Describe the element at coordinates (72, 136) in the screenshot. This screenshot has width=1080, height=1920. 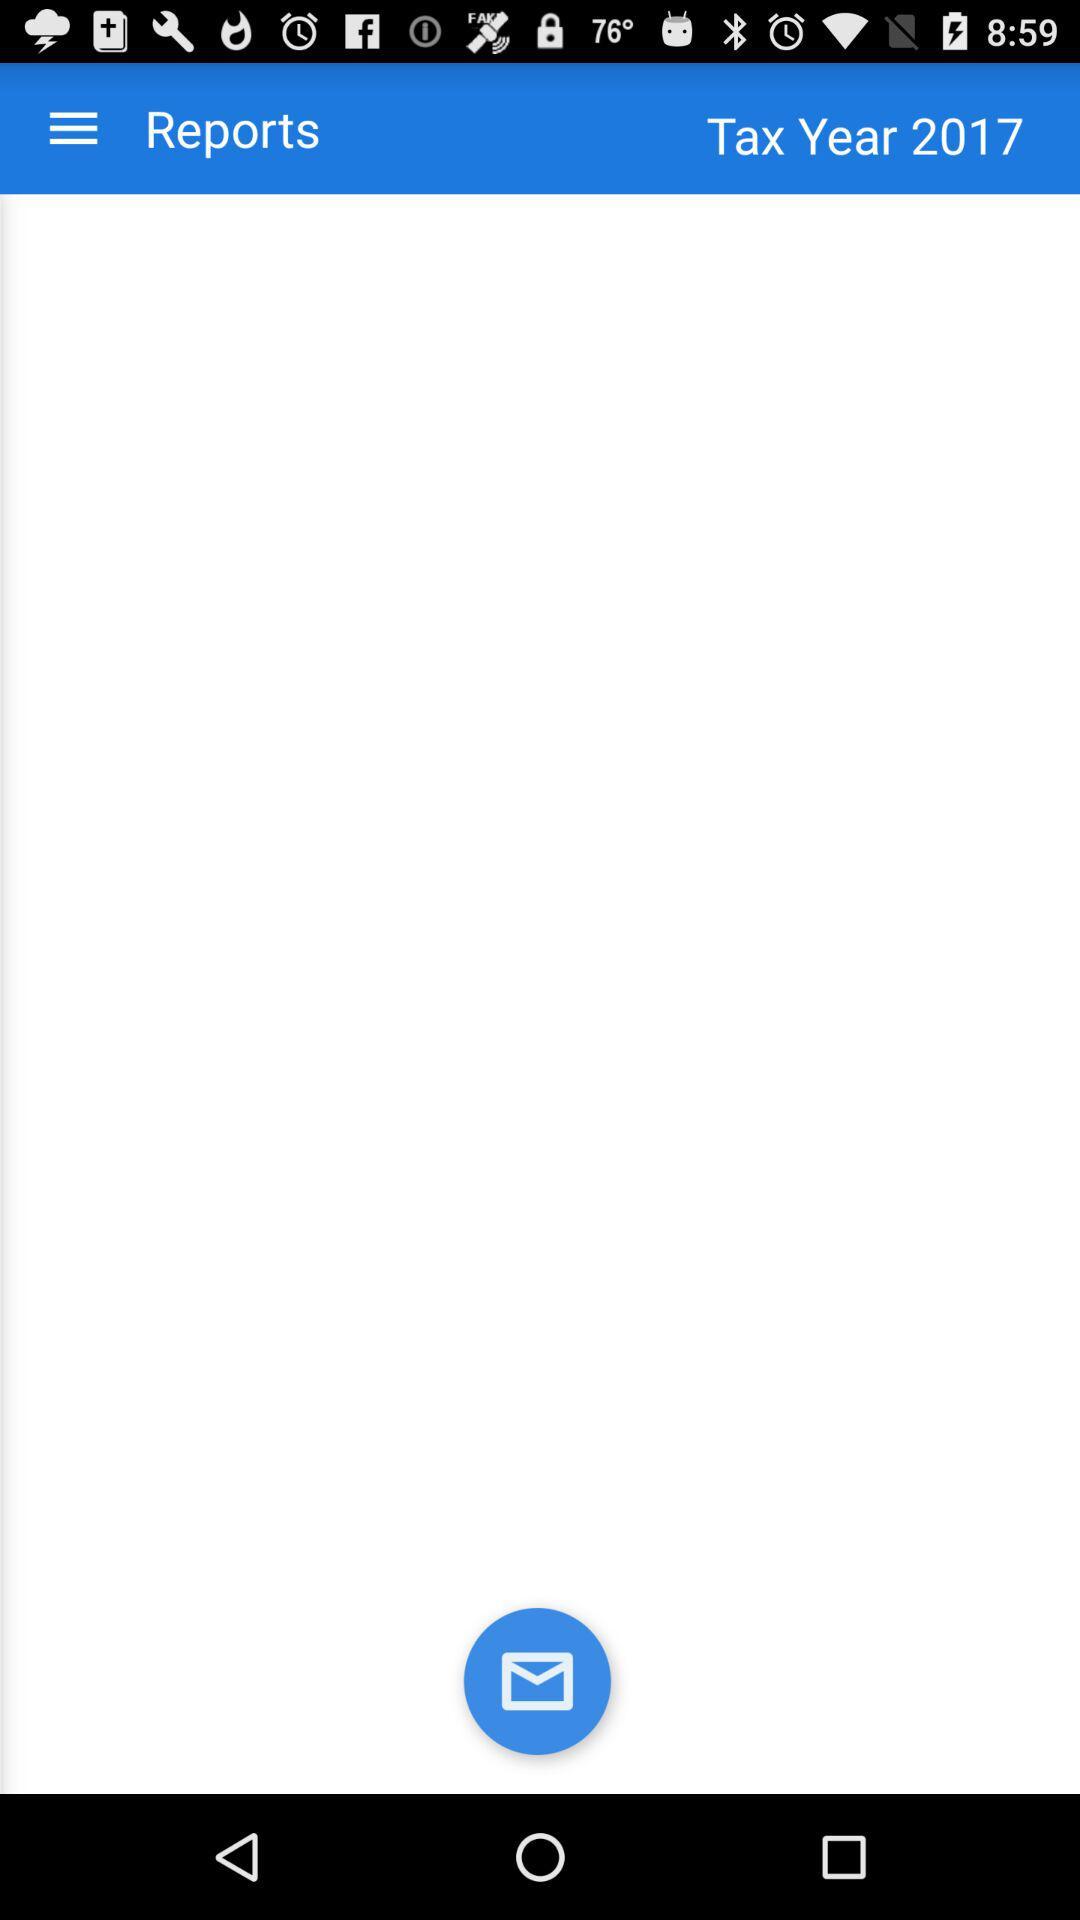
I see `the menu icon` at that location.